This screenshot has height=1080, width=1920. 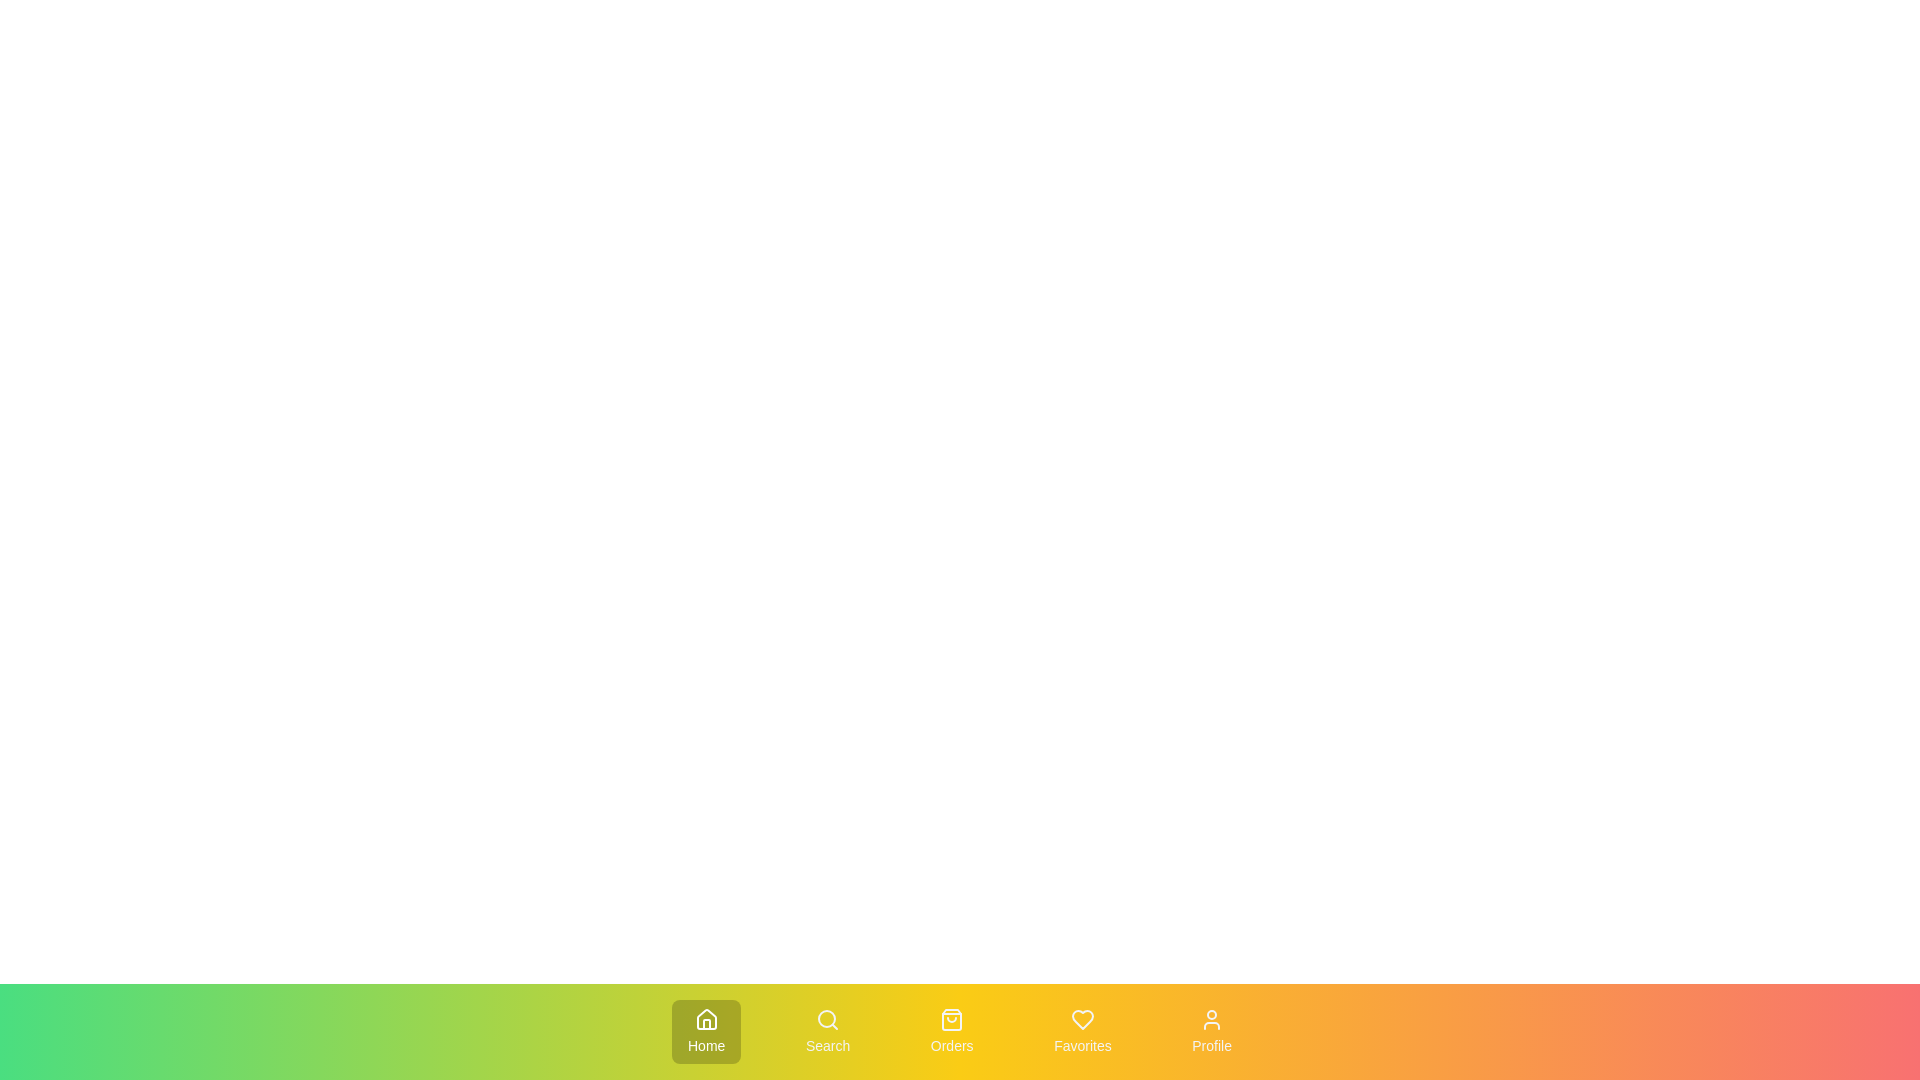 I want to click on the Profile tab to observe the hover effect, so click(x=1211, y=1032).